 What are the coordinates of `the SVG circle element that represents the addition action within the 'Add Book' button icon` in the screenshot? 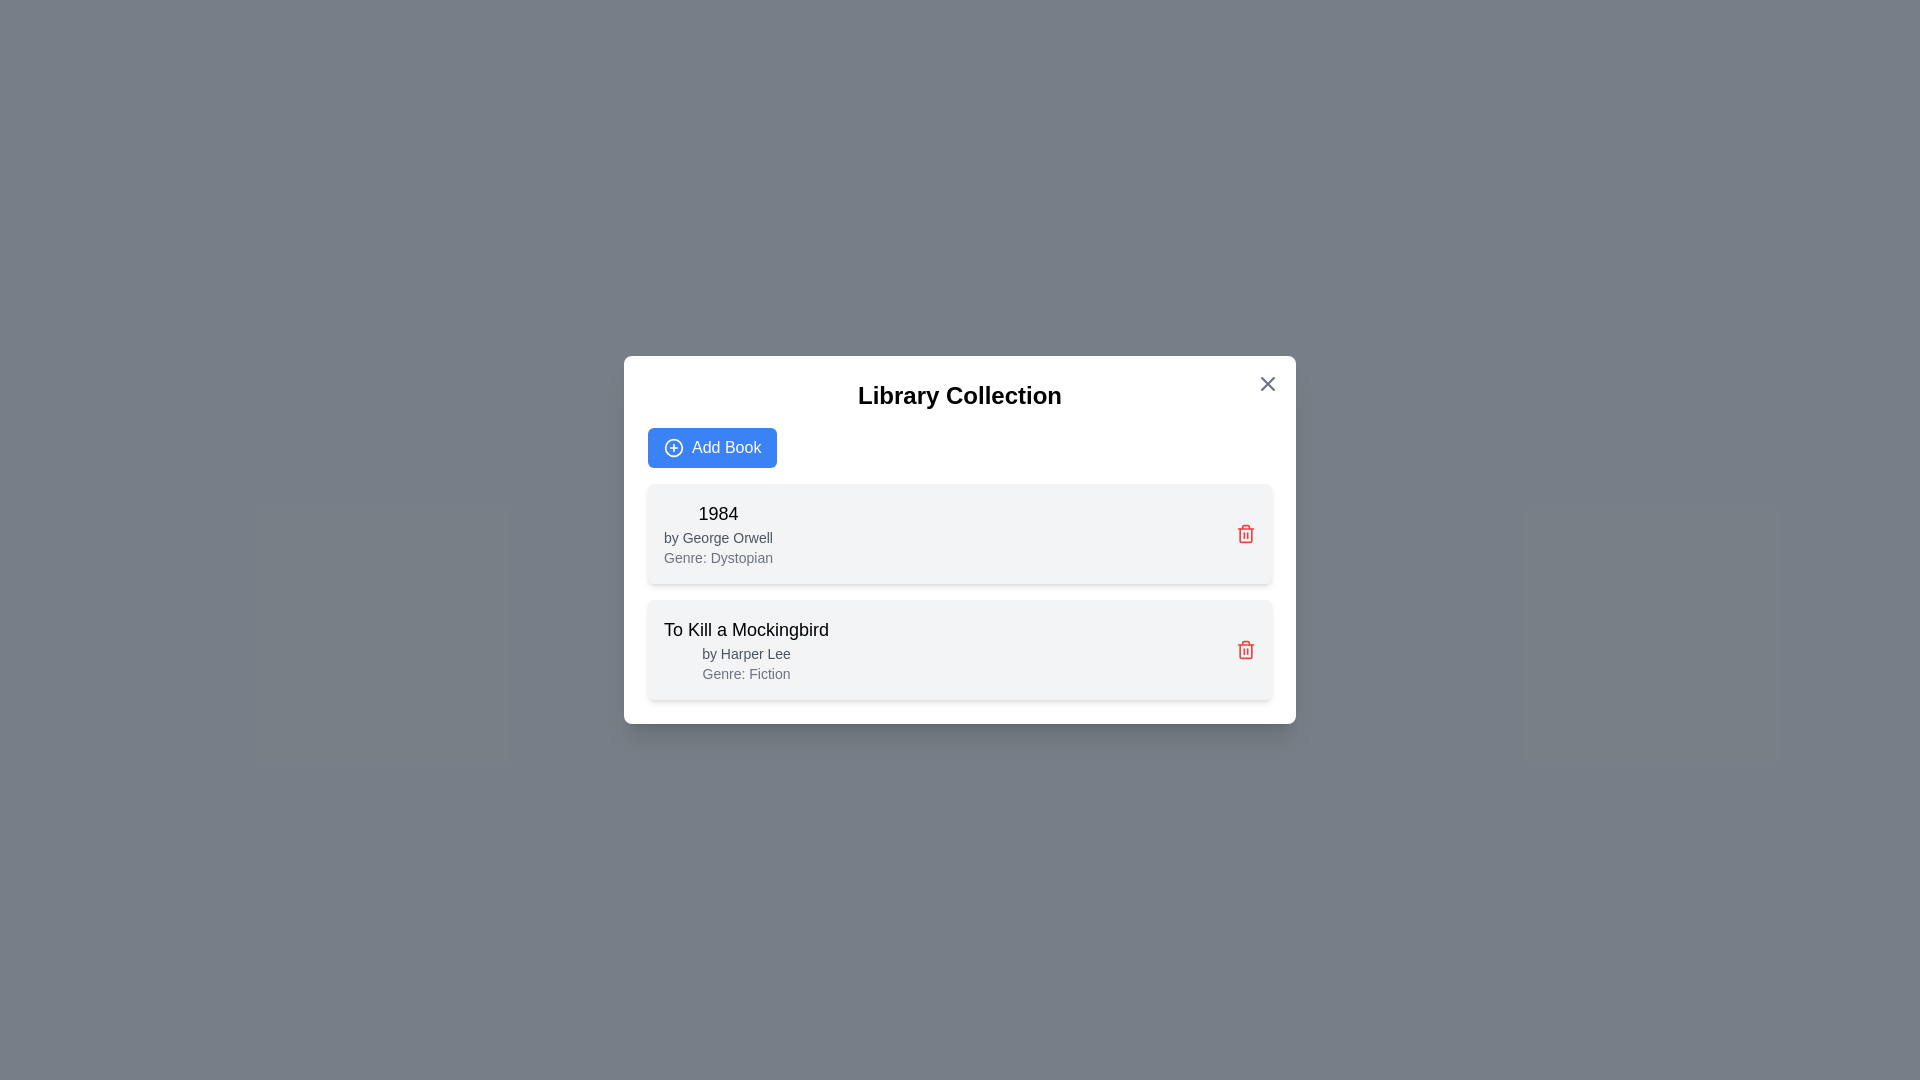 It's located at (673, 446).